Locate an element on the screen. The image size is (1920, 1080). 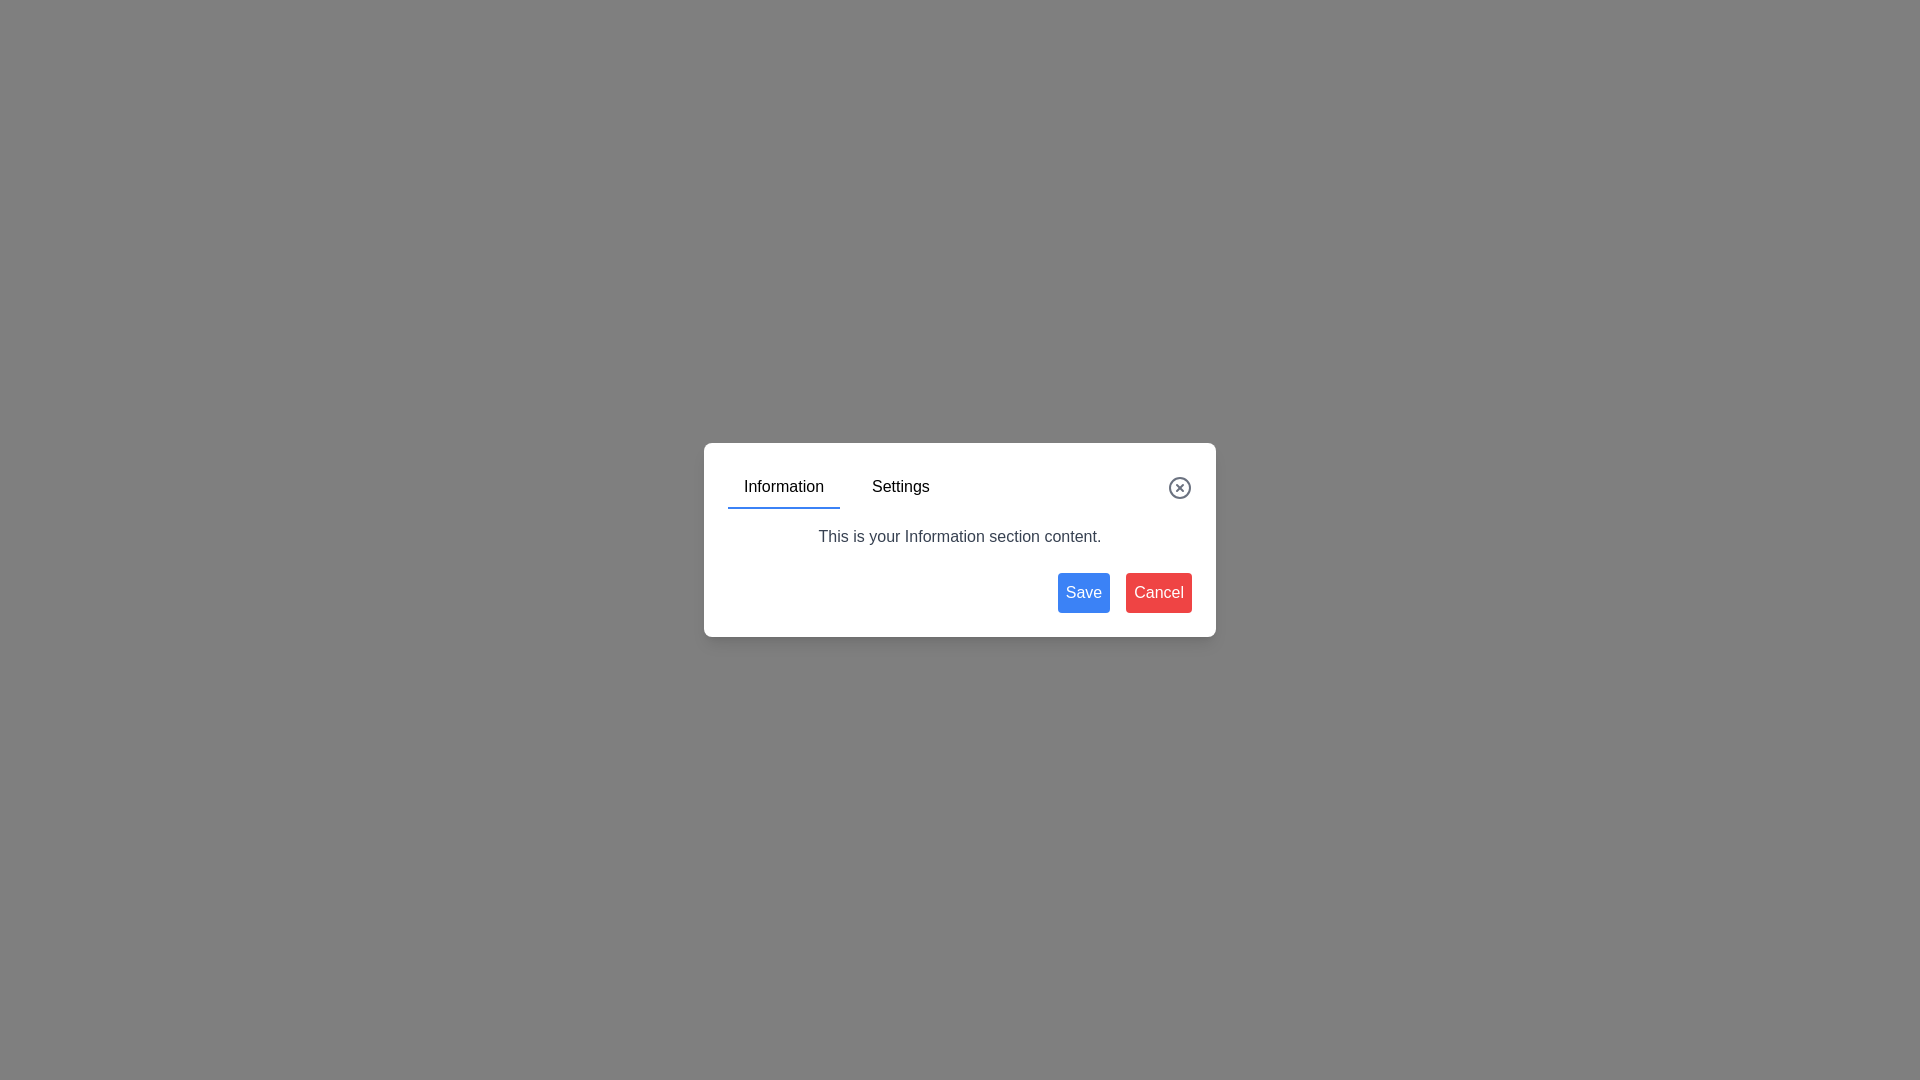
the 'Cancel' button with a red background and white text, located in the bottom-right corner of the modal dialog is located at coordinates (1159, 592).